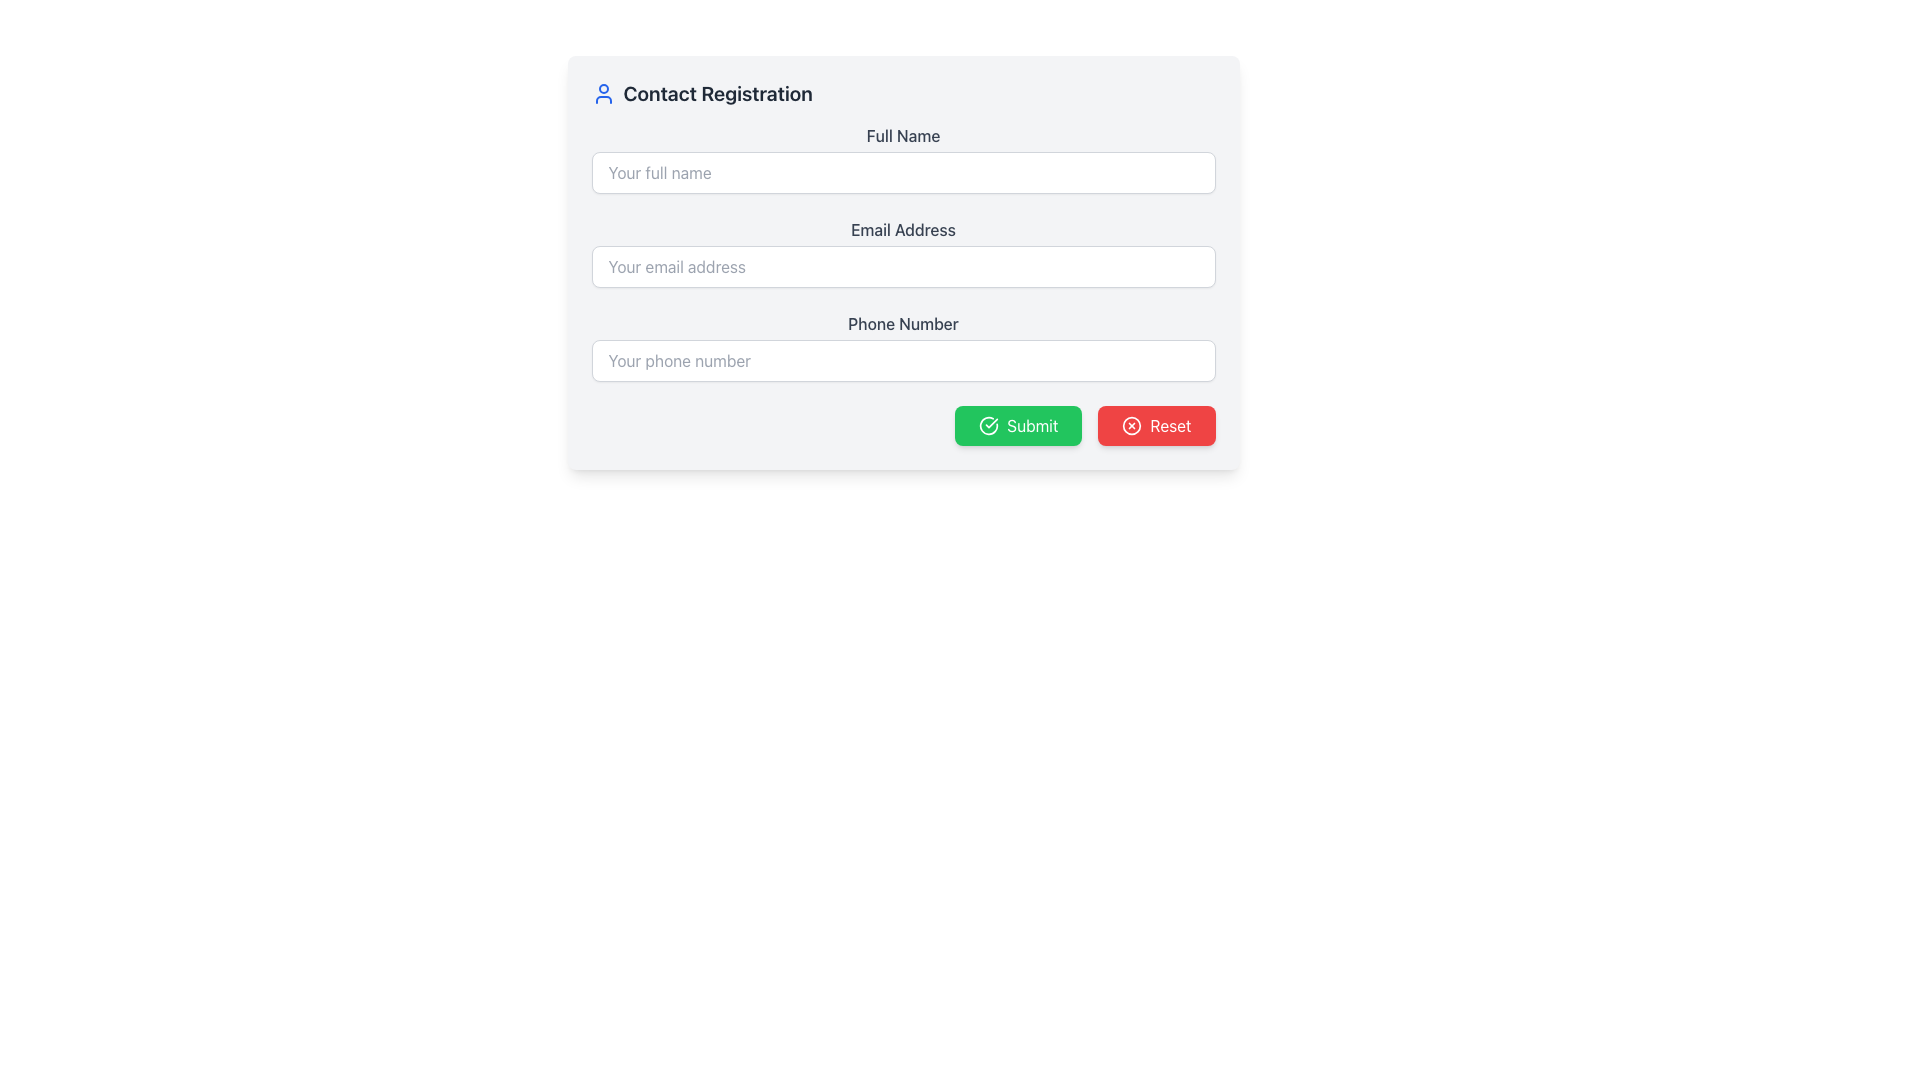  Describe the element at coordinates (902, 252) in the screenshot. I see `the email input field located below the 'Full Name' input and above the 'Phone Number' input to focus on it` at that location.